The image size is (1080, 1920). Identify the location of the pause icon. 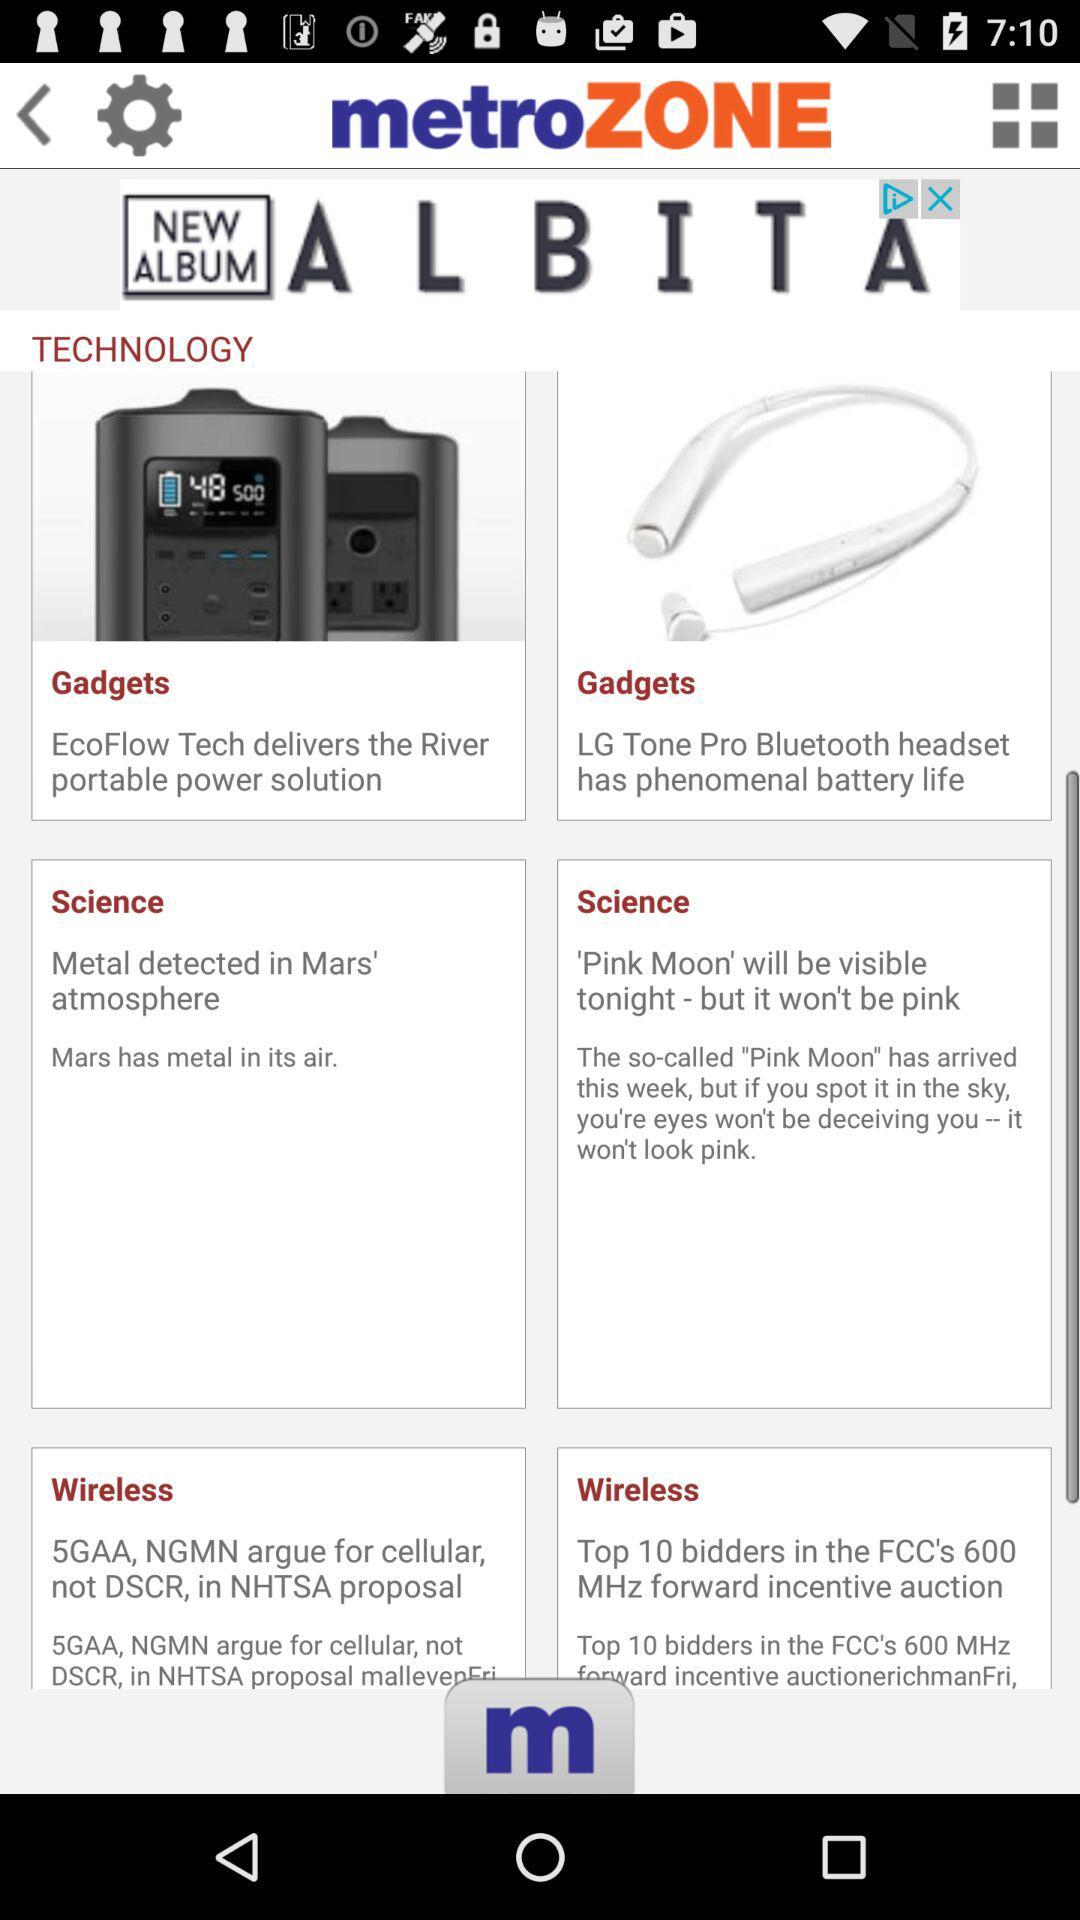
(540, 1876).